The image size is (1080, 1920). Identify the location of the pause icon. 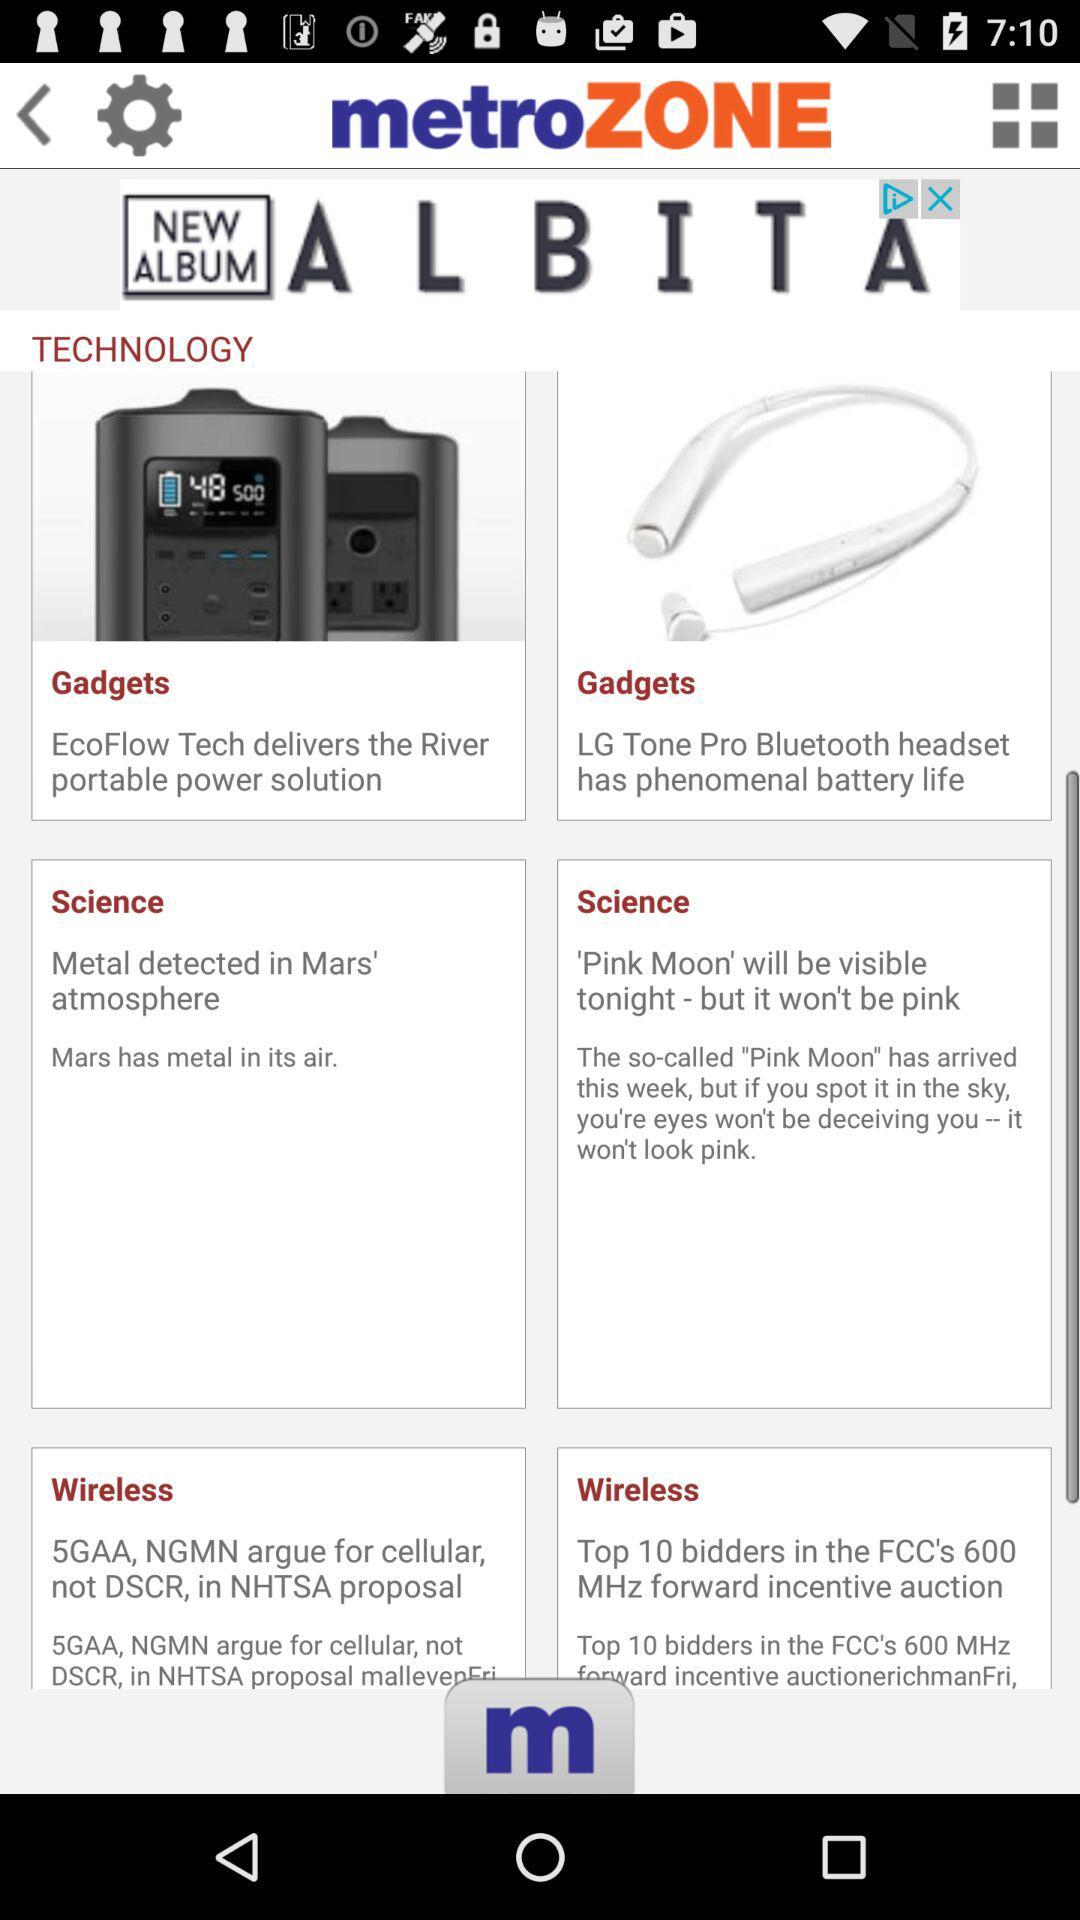
(540, 1876).